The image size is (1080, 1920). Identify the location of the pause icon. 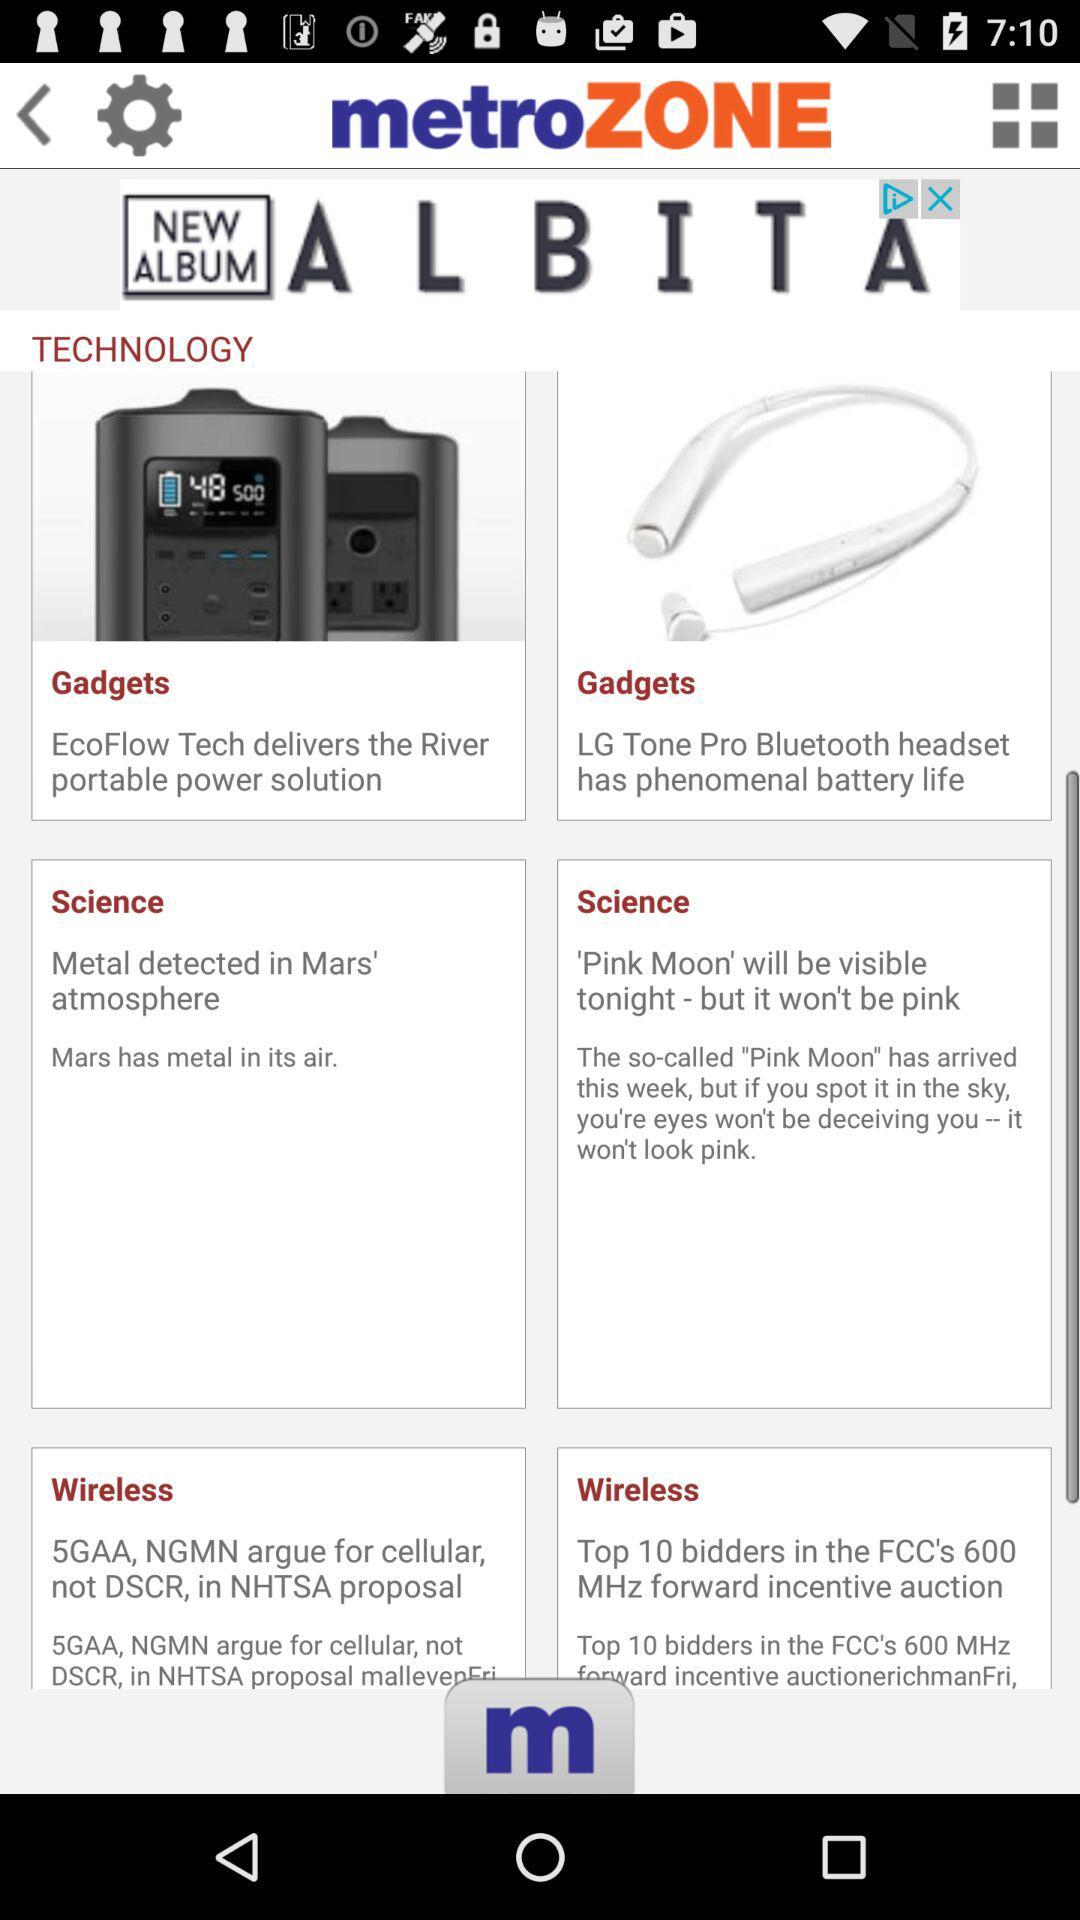
(540, 1876).